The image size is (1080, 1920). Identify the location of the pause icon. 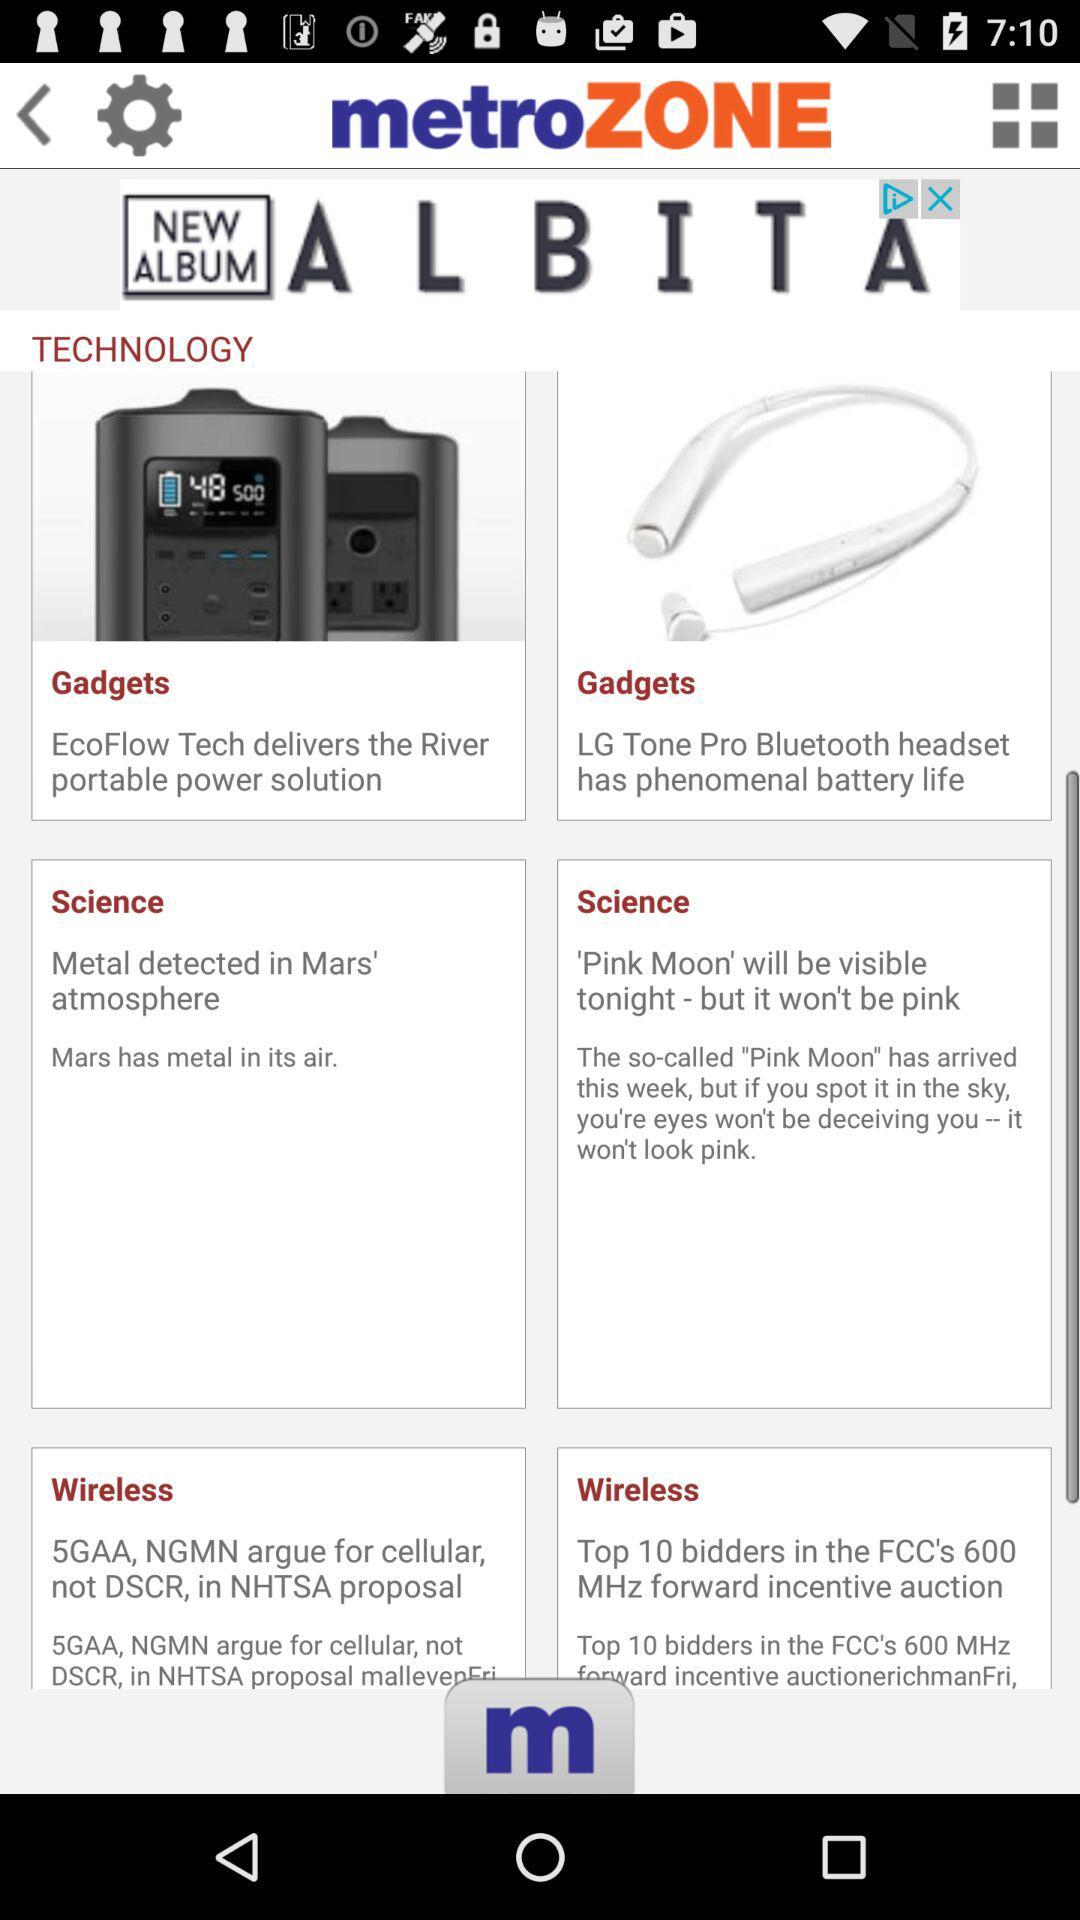
(540, 1876).